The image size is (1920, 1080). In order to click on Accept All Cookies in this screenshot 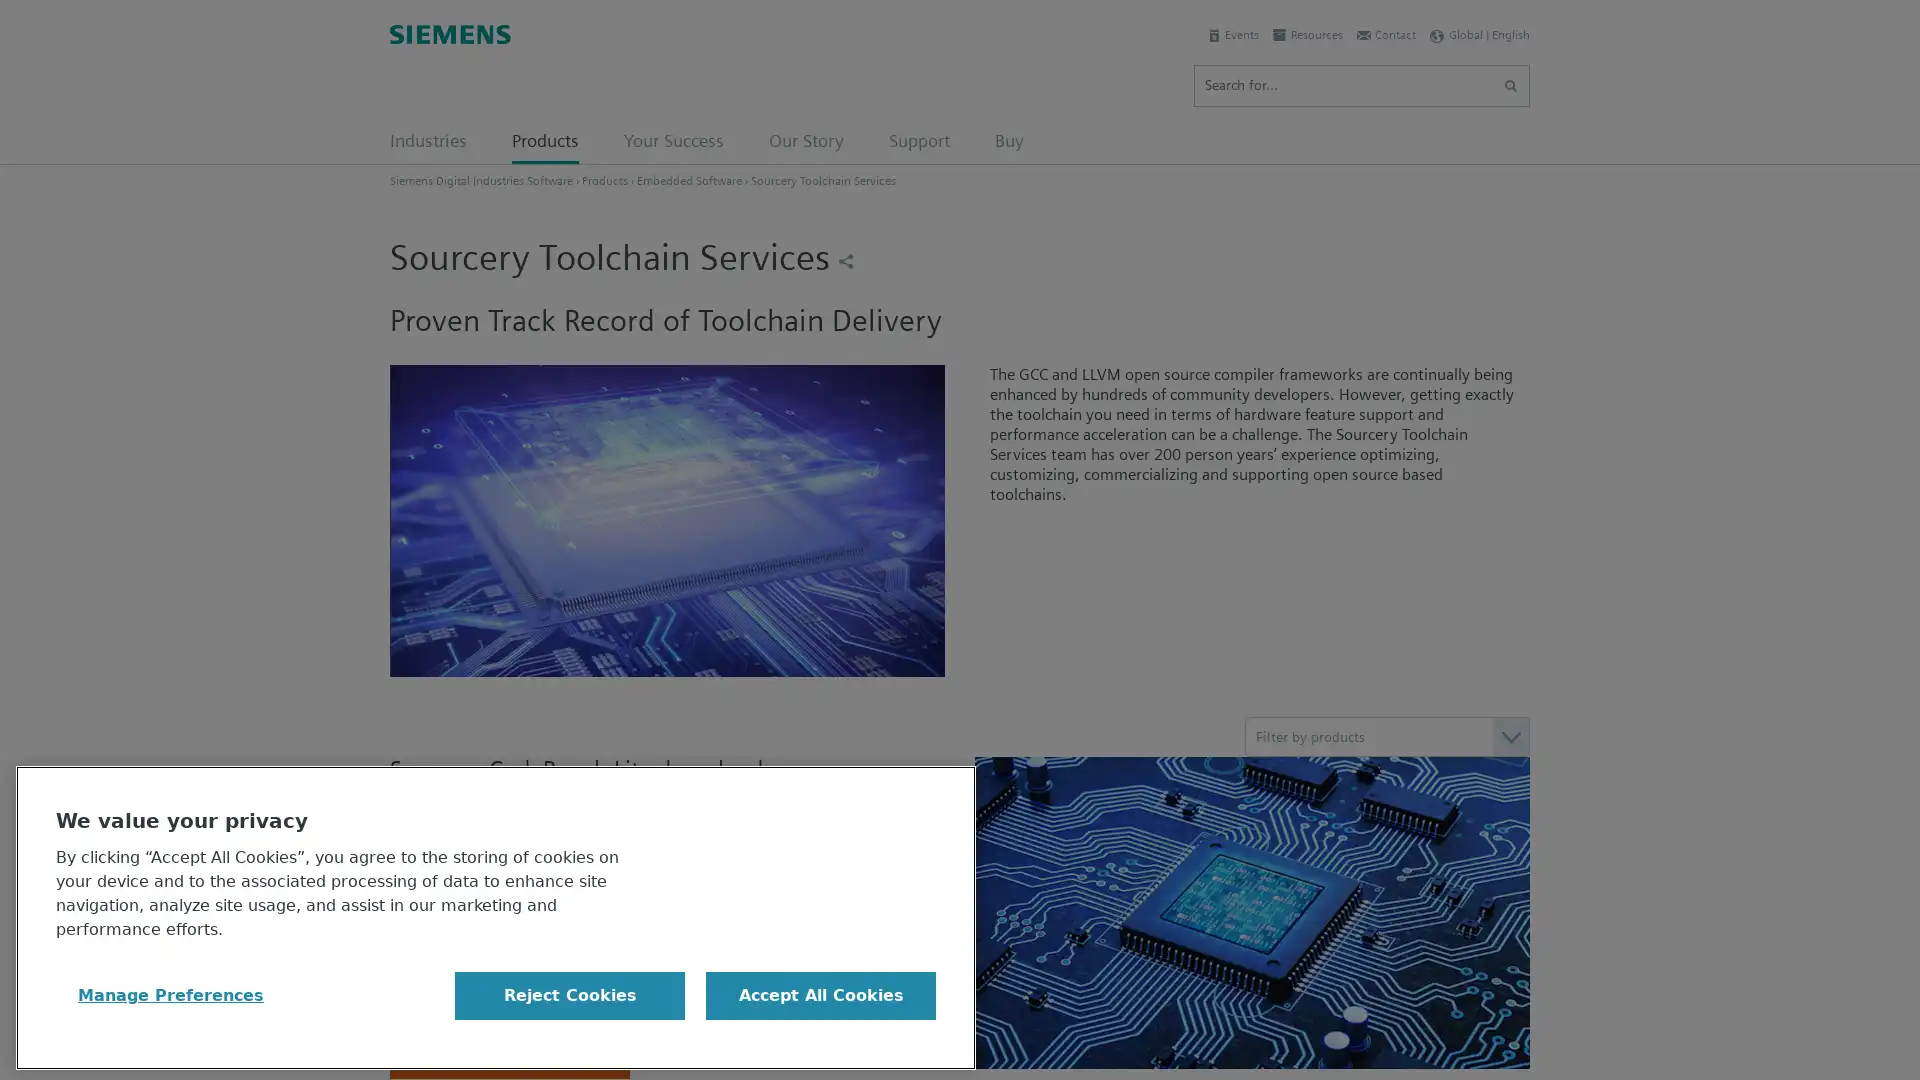, I will do `click(820, 995)`.